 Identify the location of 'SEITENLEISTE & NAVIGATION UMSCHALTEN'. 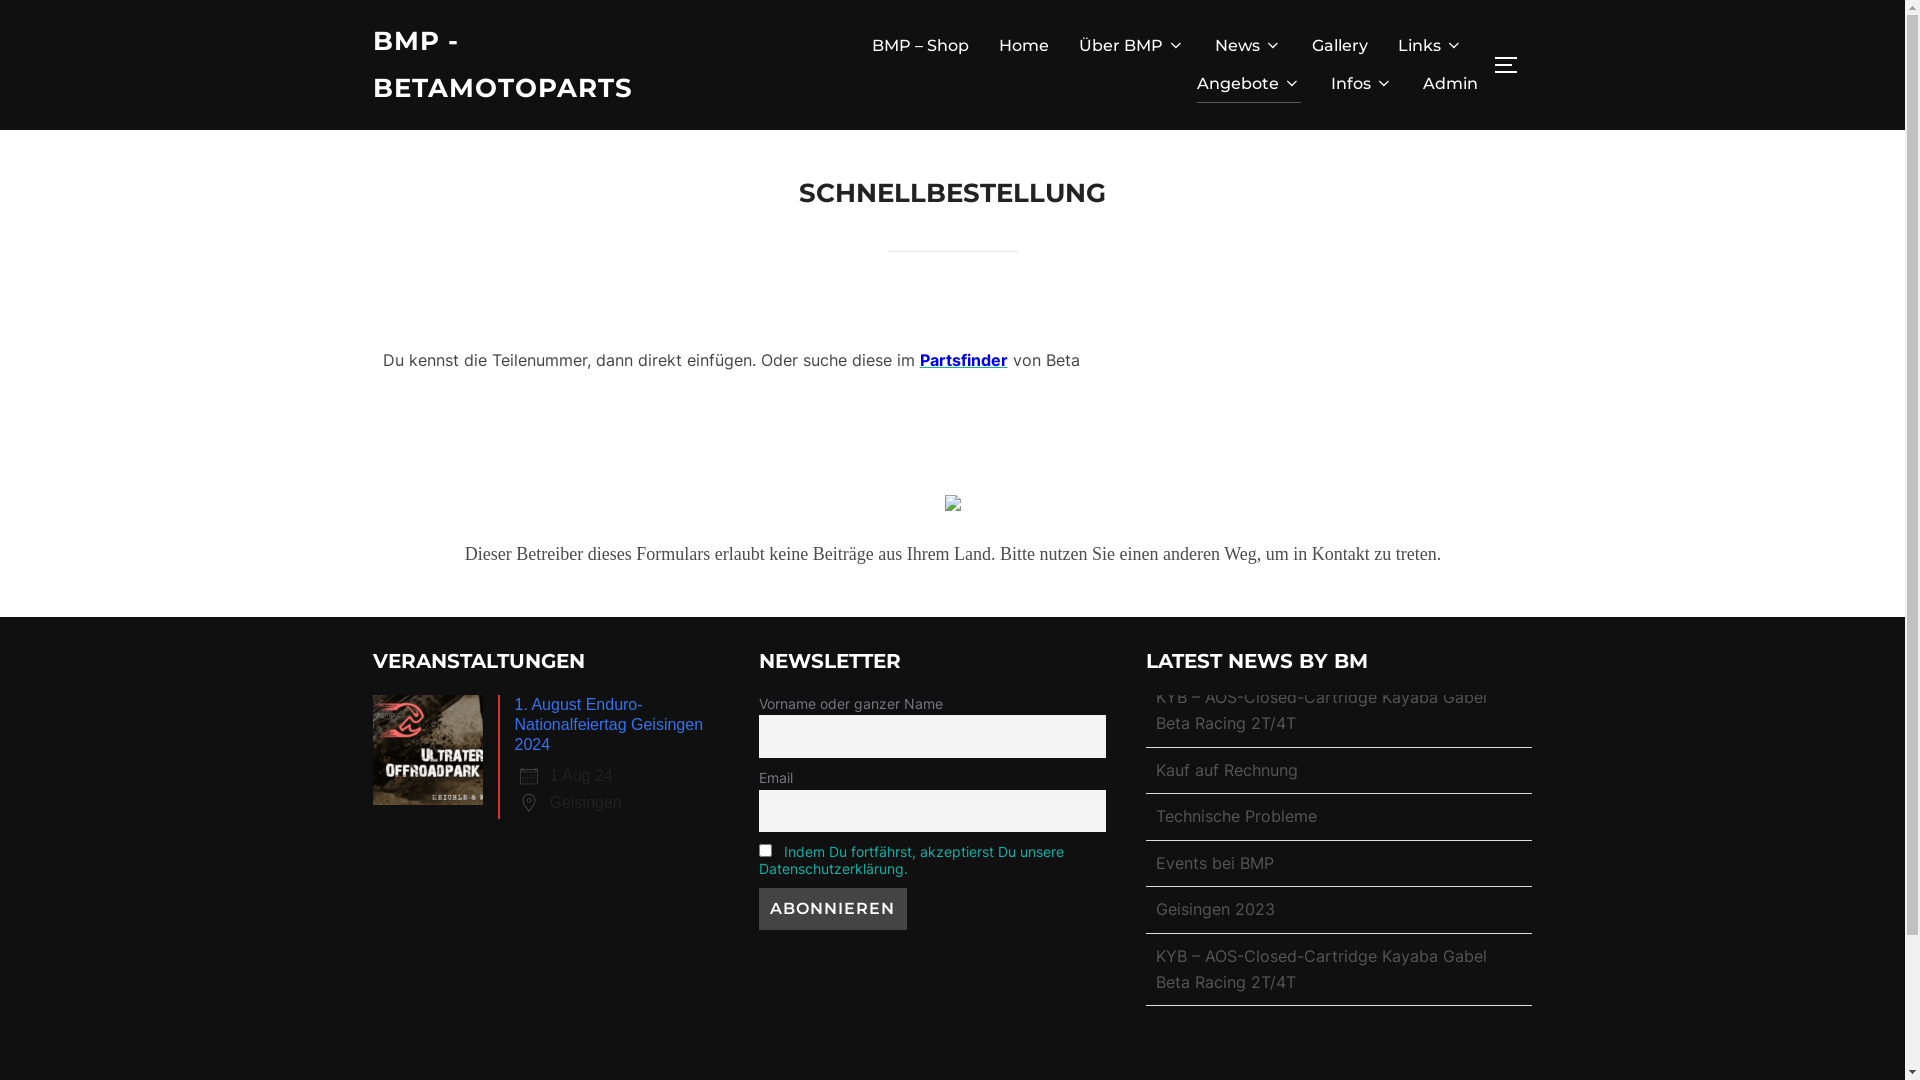
(1512, 64).